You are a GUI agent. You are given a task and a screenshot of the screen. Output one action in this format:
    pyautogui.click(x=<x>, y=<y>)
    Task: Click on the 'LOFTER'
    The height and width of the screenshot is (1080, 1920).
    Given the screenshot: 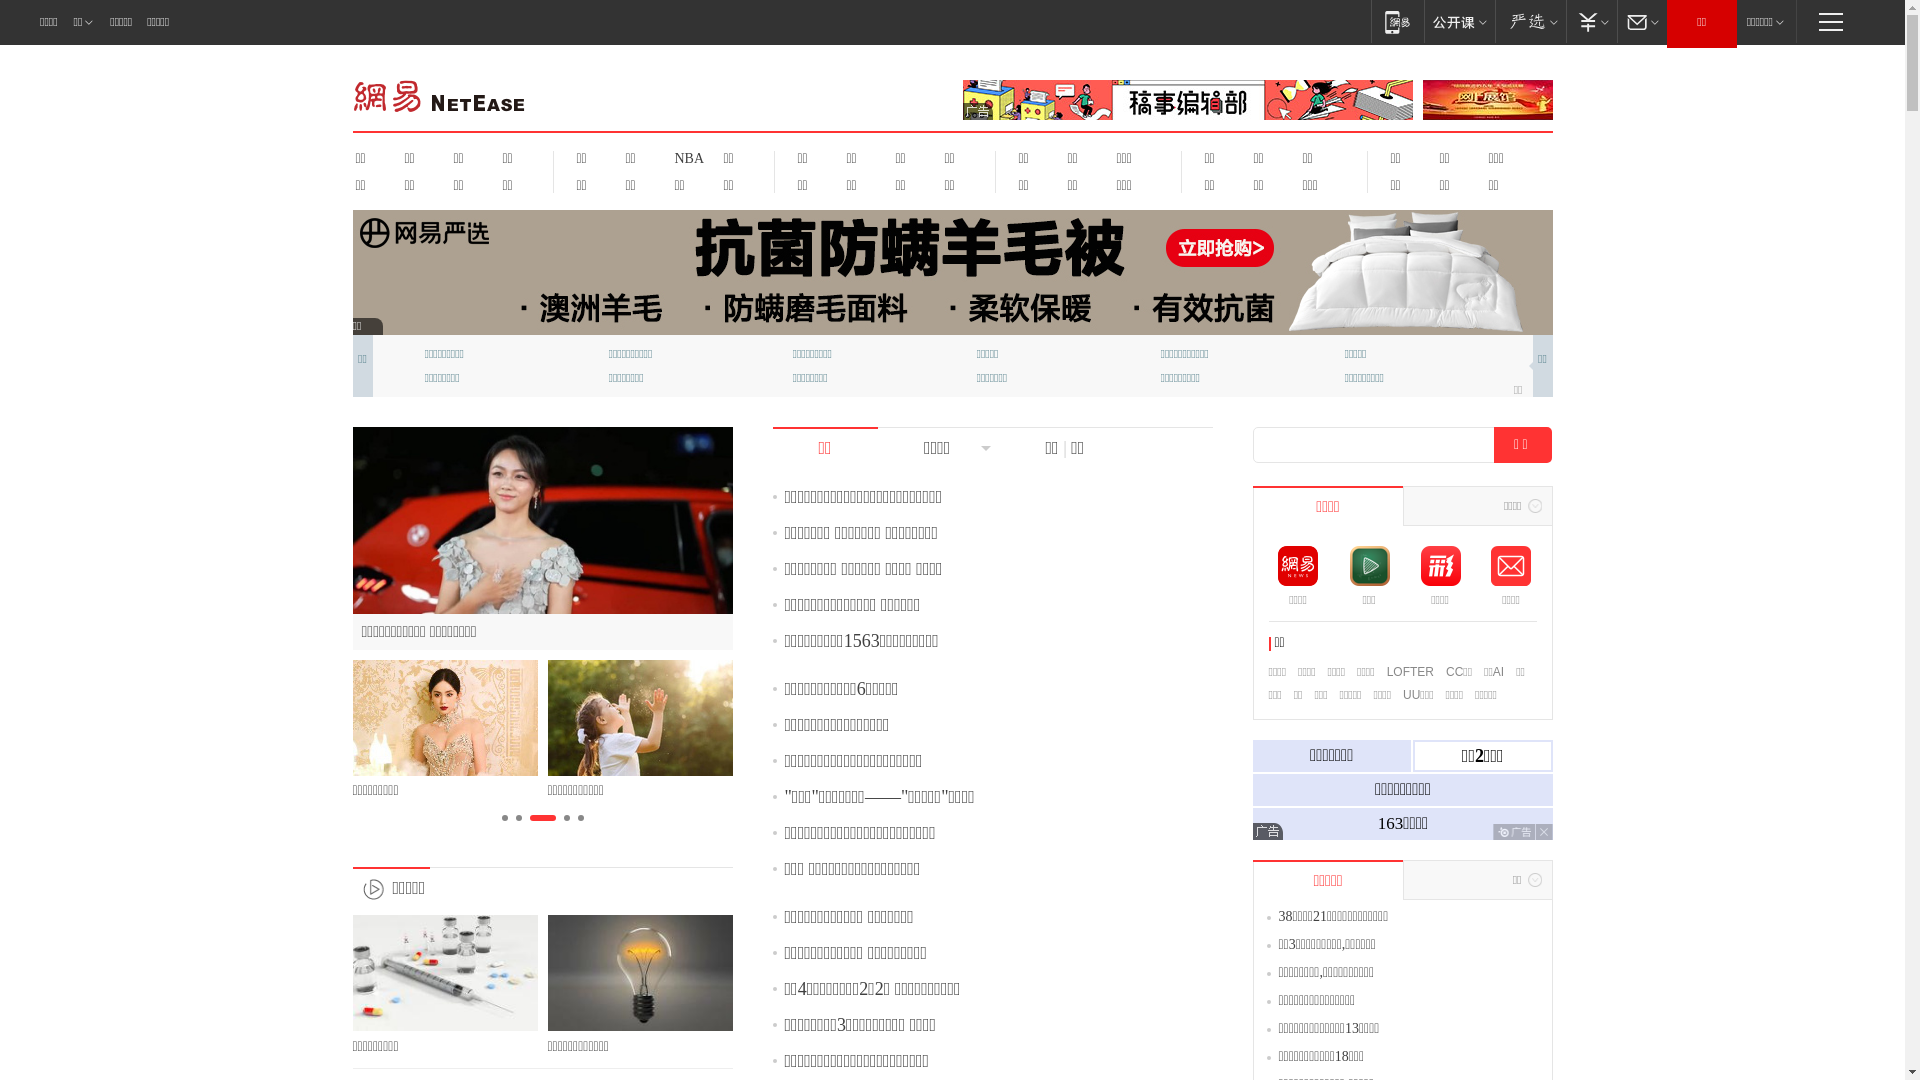 What is the action you would take?
    pyautogui.click(x=1409, y=671)
    